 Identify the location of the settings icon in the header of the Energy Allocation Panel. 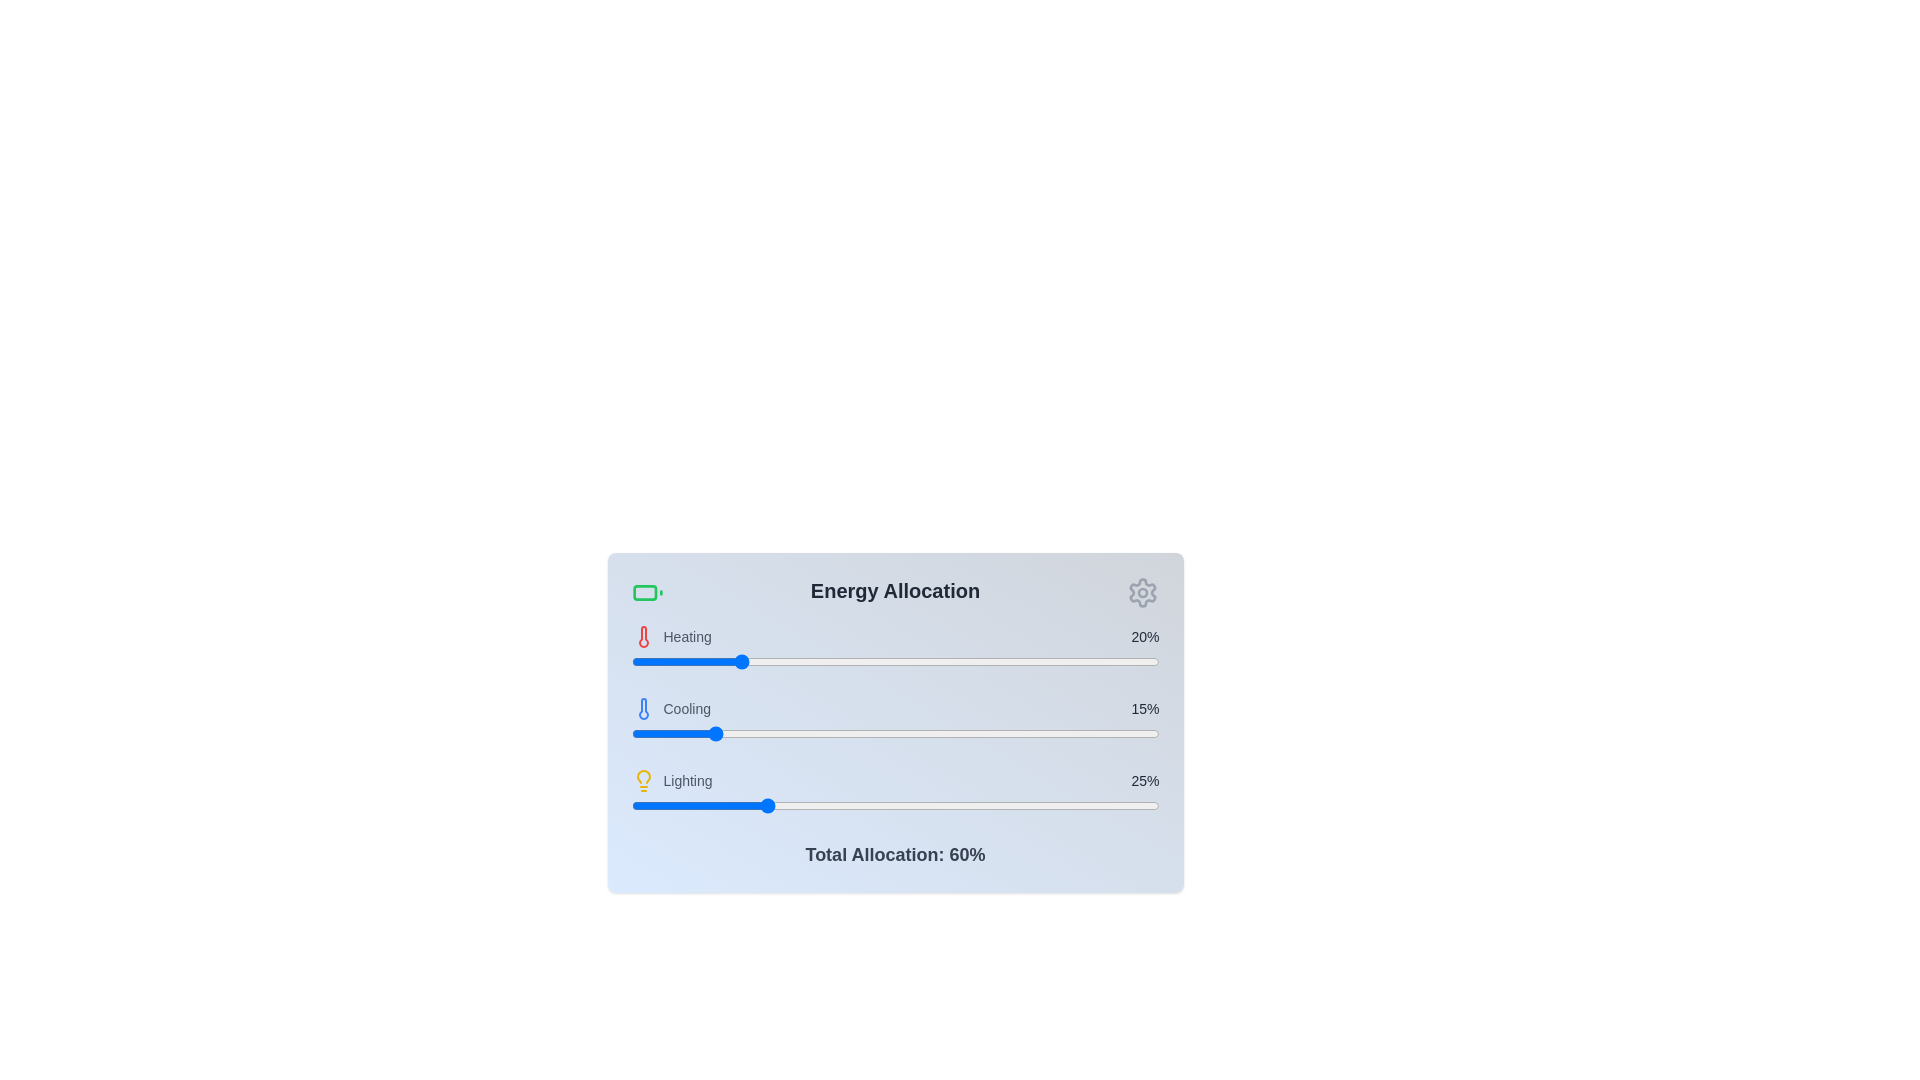
(1142, 592).